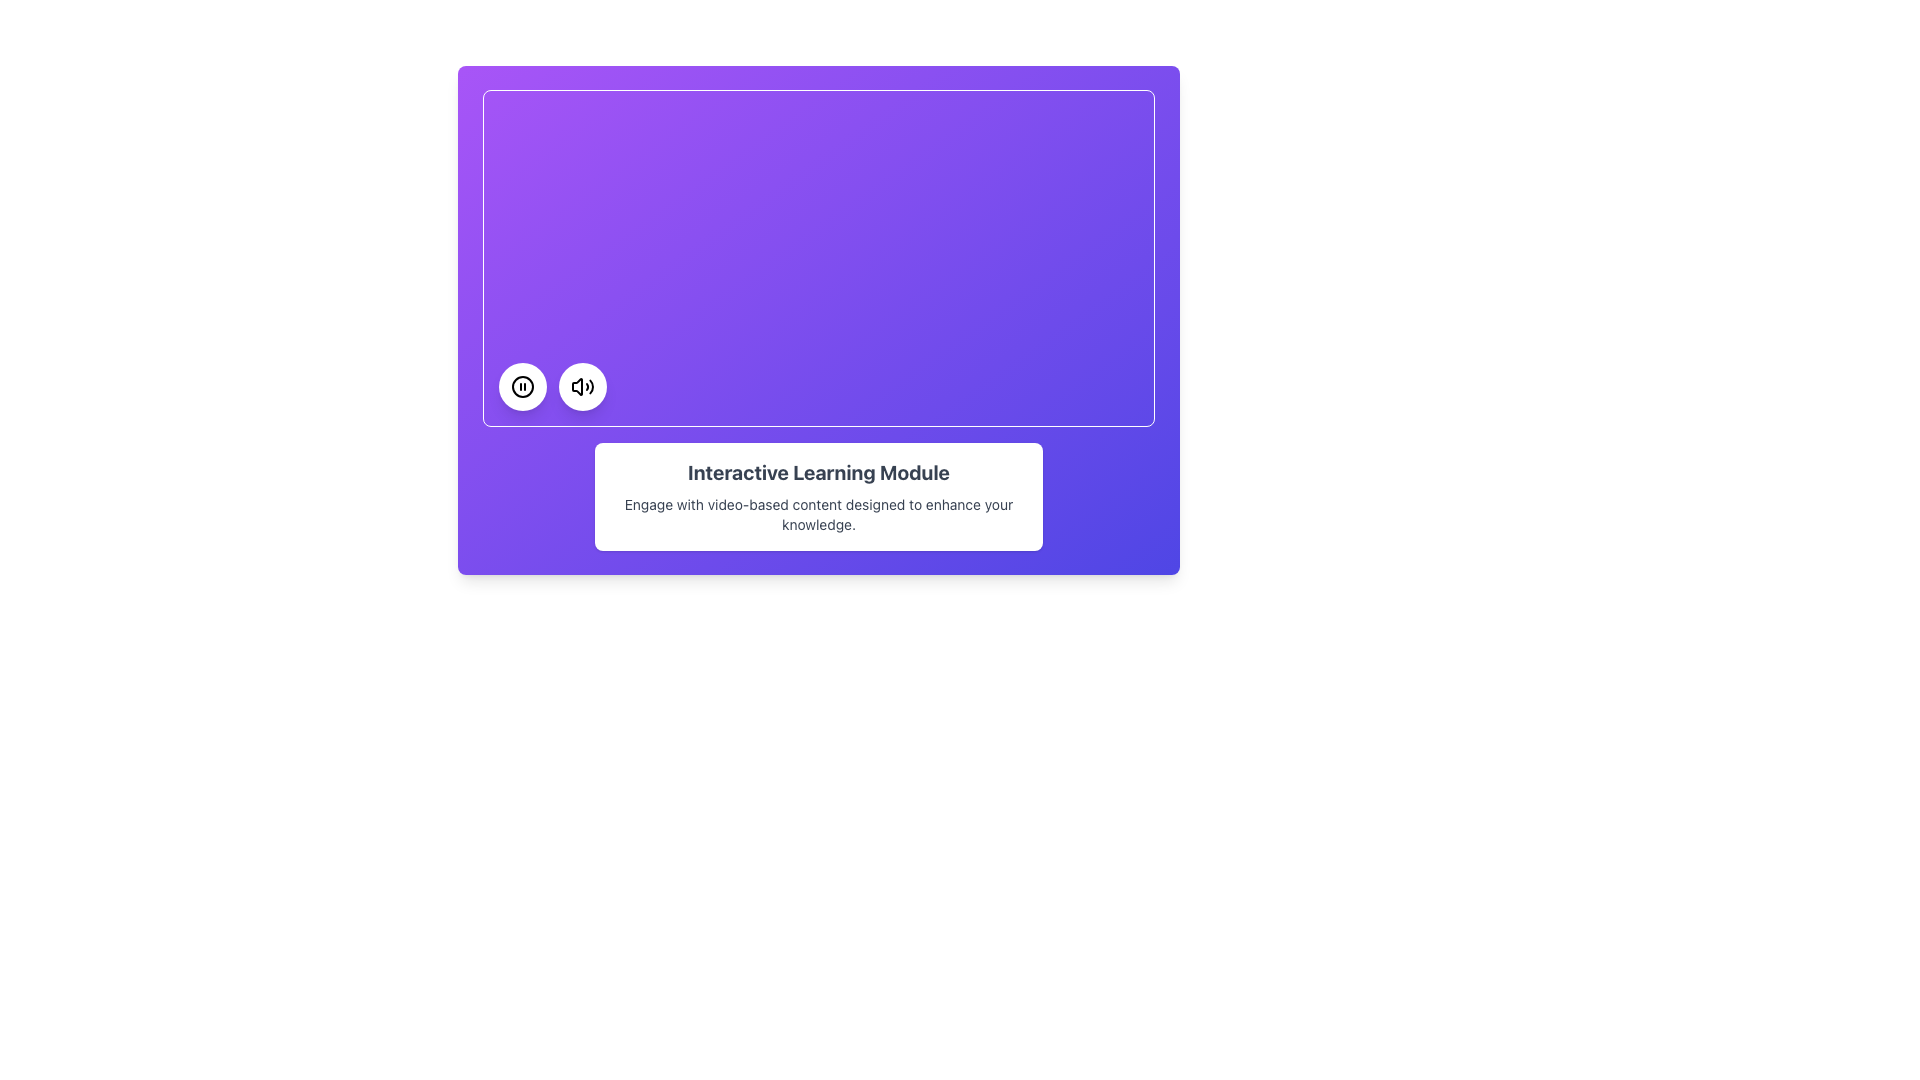 Image resolution: width=1920 pixels, height=1080 pixels. Describe the element at coordinates (590, 386) in the screenshot. I see `the visual representation of the rightmost curved line segment of the 'sound waves' icon, which is part of the audio controls in the interactive learning module` at that location.